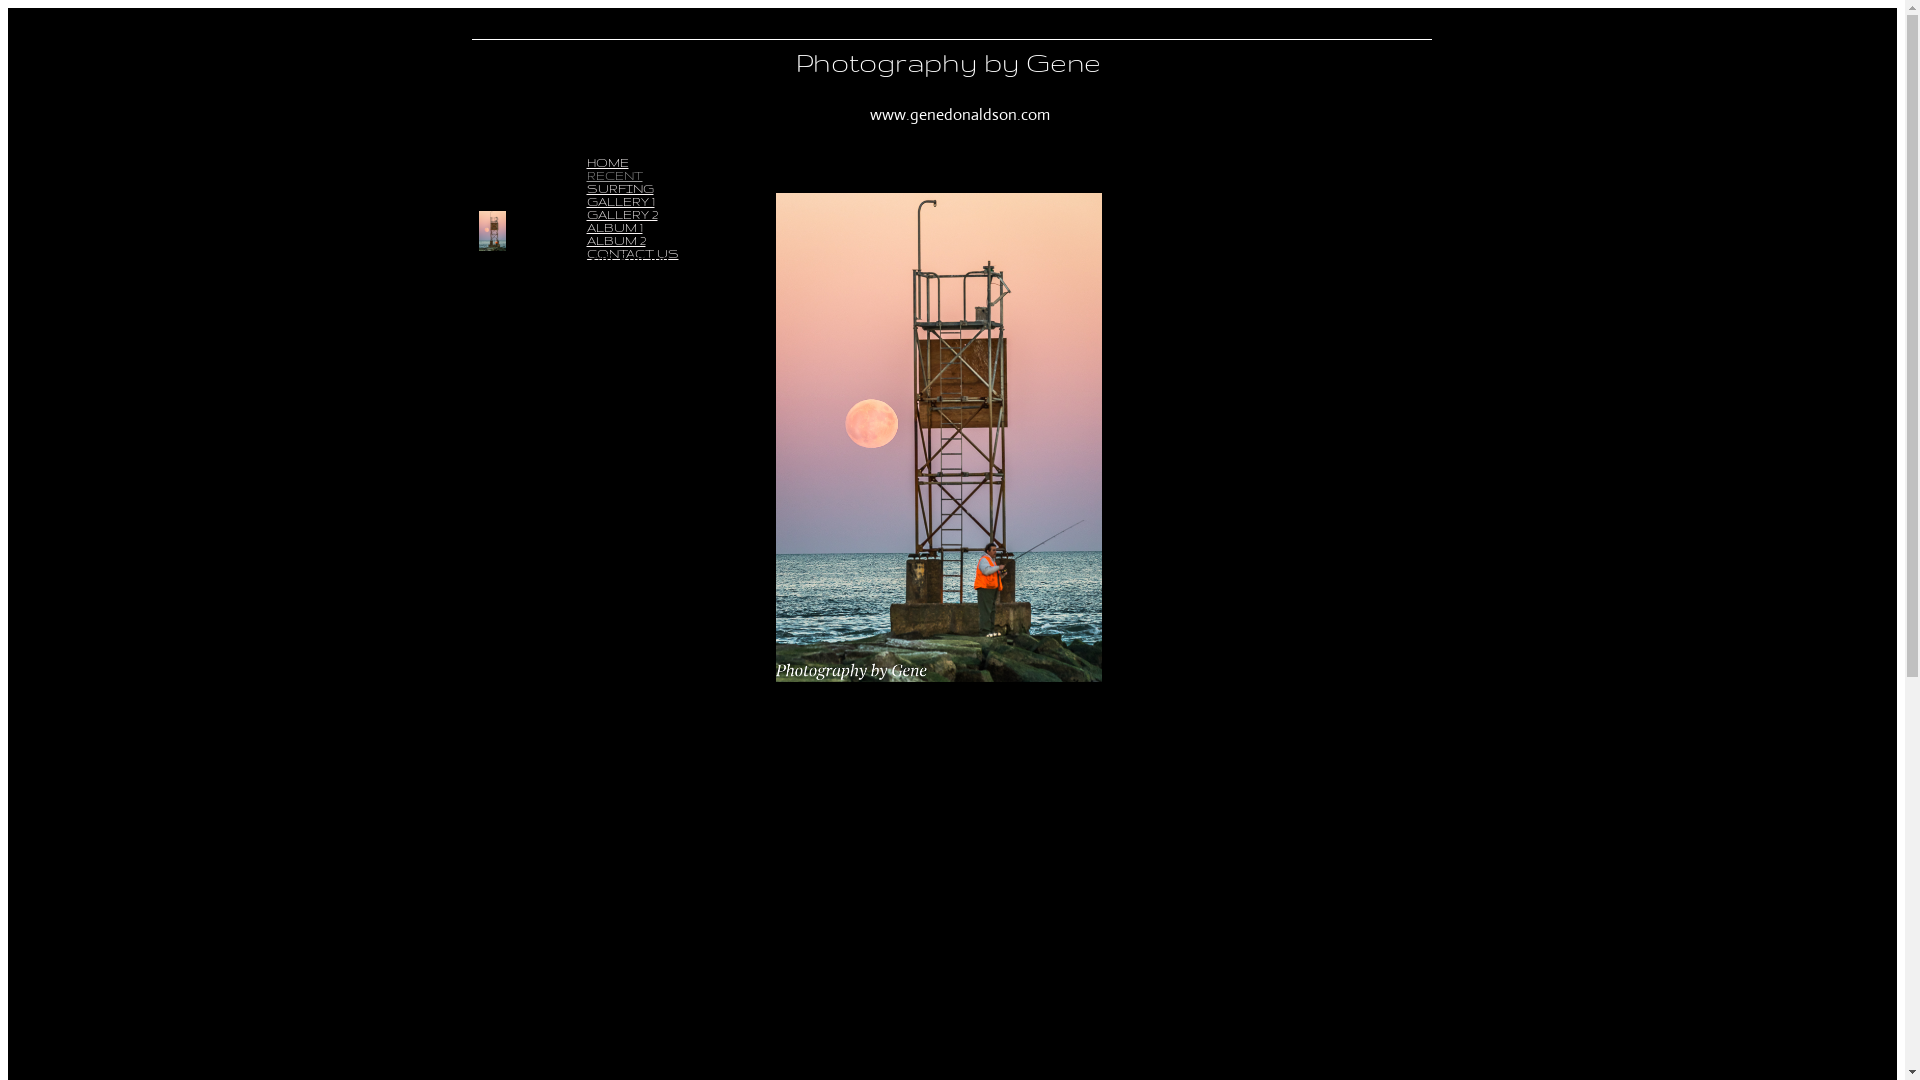 The image size is (1920, 1080). What do you see at coordinates (584, 174) in the screenshot?
I see `'RECENT'` at bounding box center [584, 174].